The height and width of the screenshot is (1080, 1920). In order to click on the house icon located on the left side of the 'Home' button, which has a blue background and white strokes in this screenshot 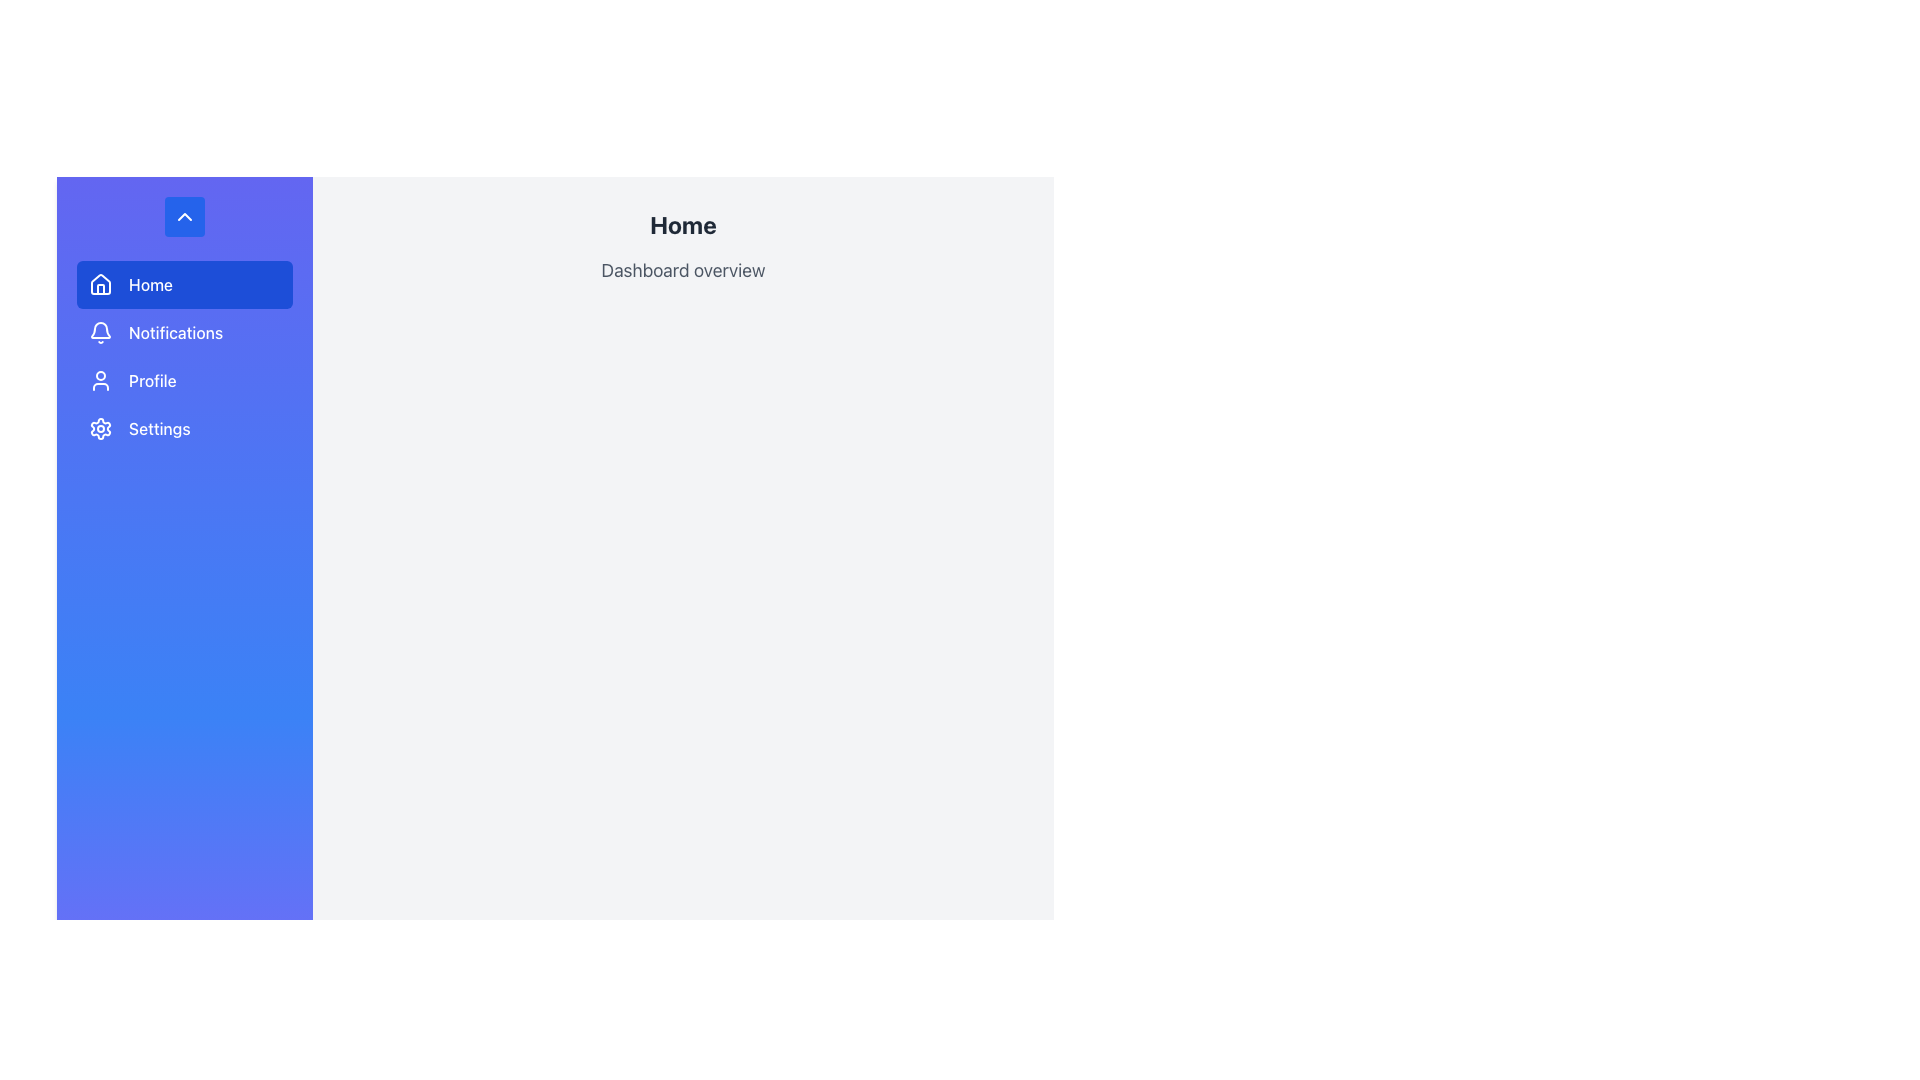, I will do `click(99, 285)`.